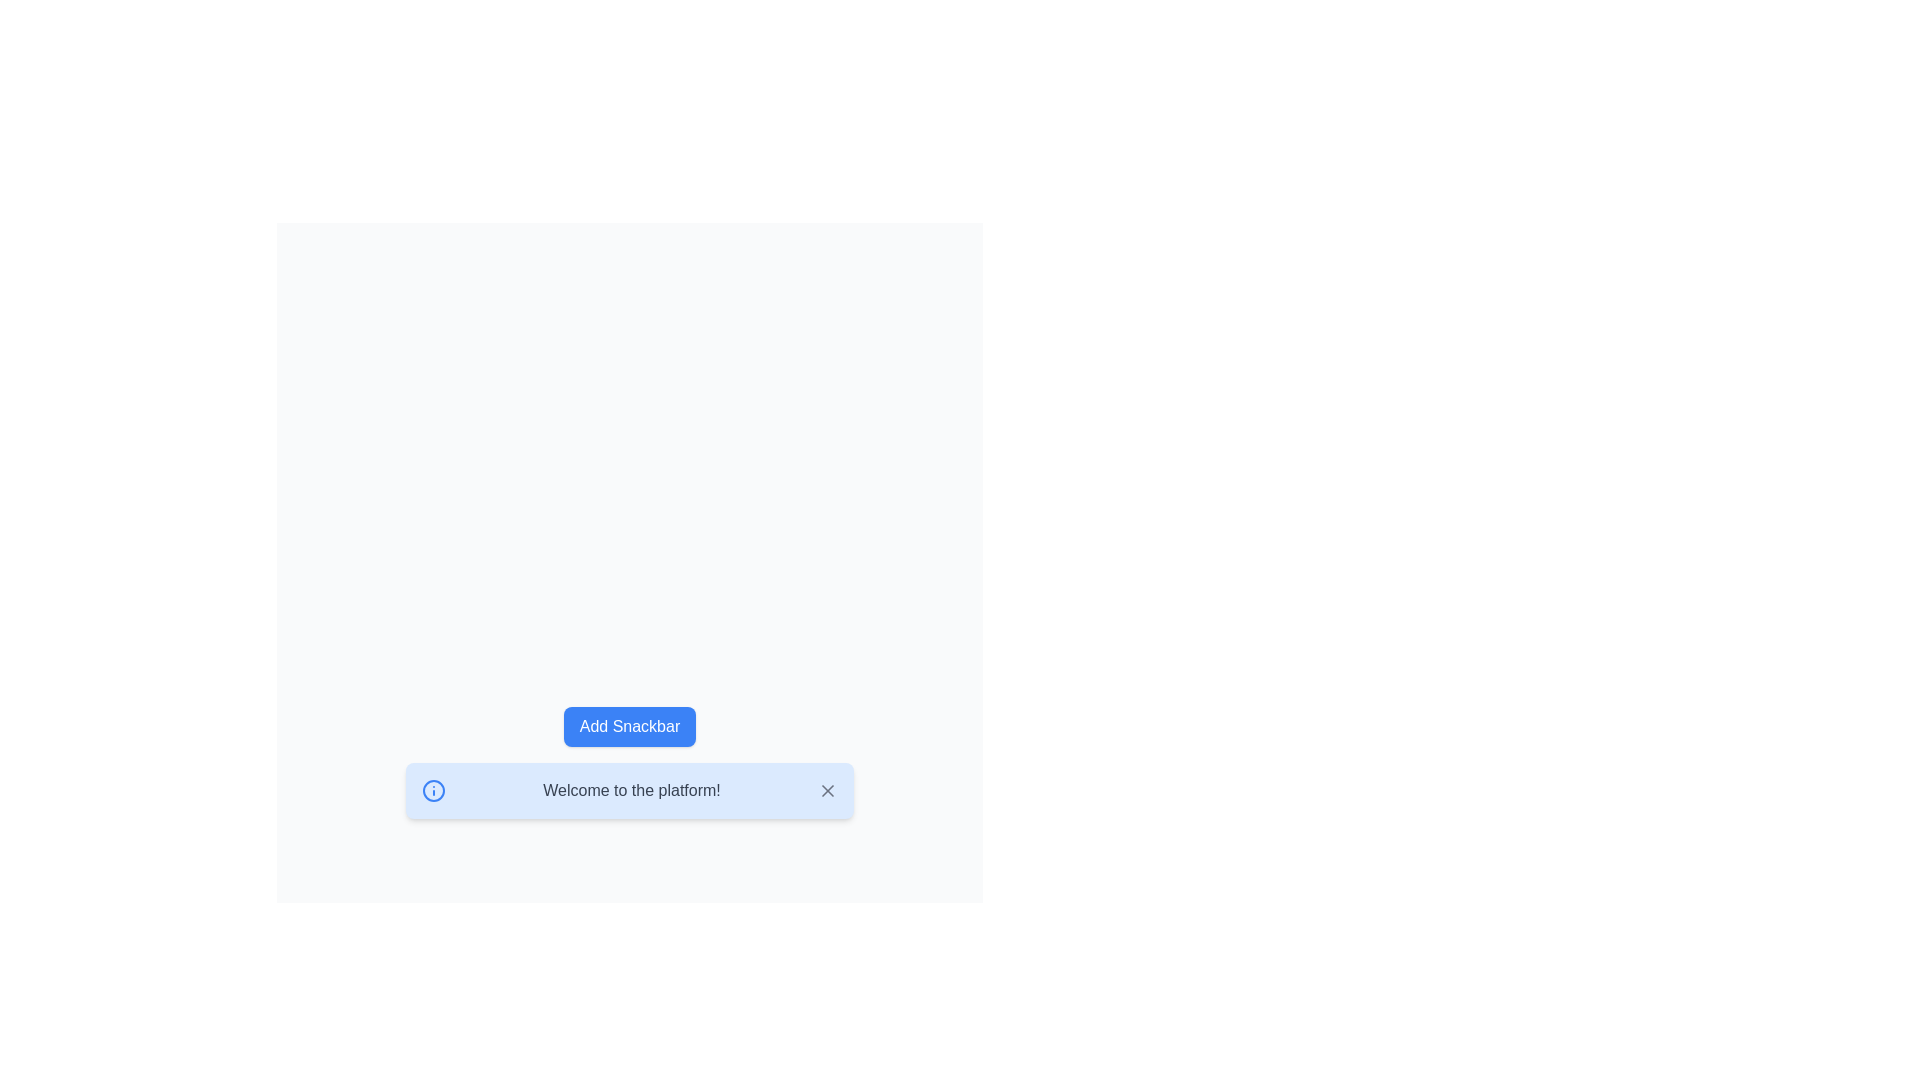 This screenshot has width=1920, height=1080. I want to click on the 'Add Snackbar' button to add a new snackbar notification, so click(628, 726).